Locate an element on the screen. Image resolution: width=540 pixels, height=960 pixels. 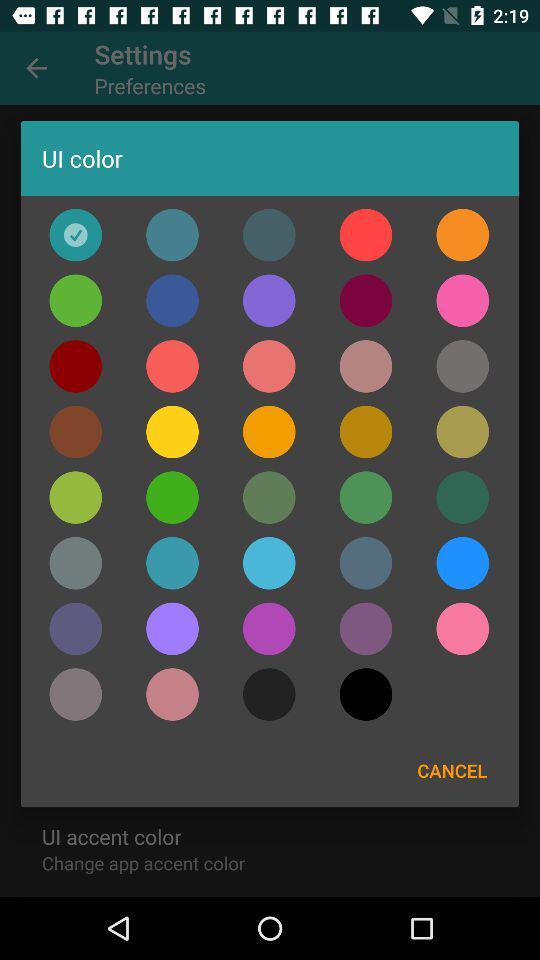
orange color selection is located at coordinates (462, 235).